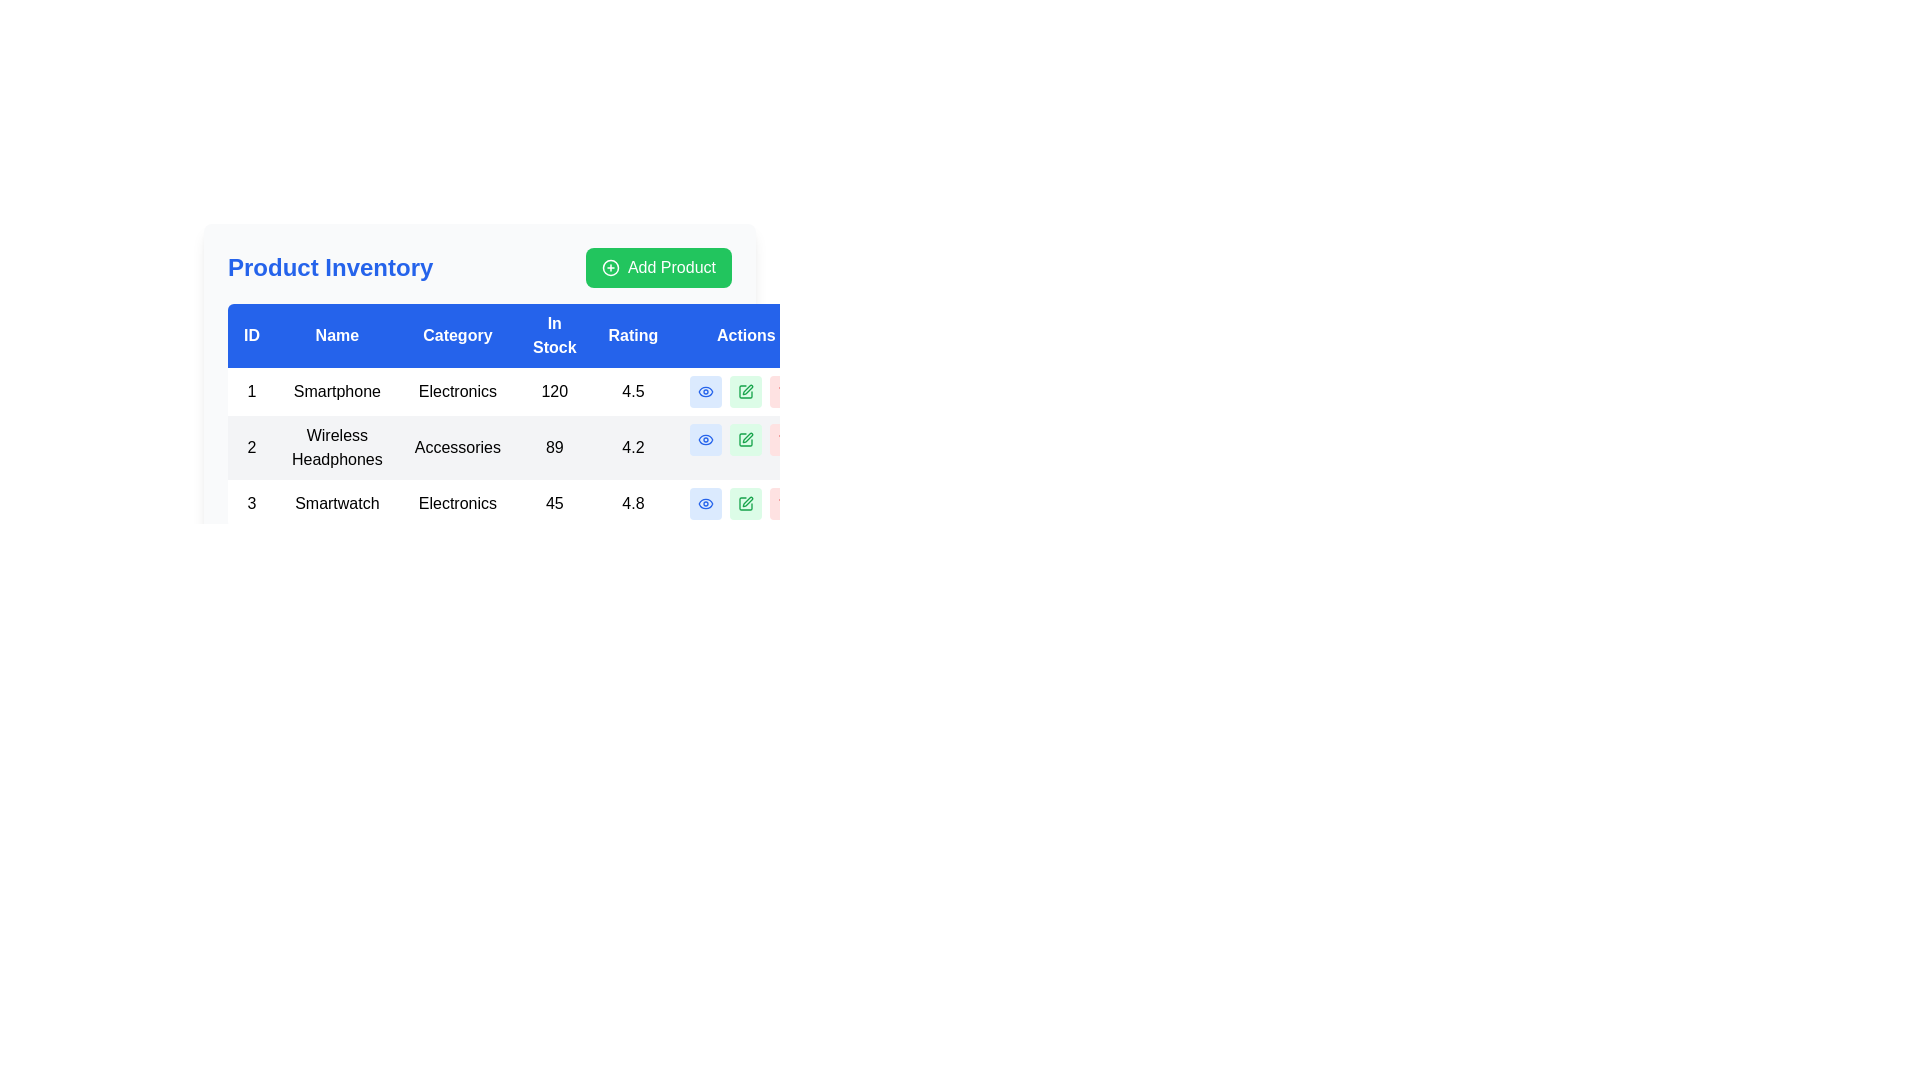 The height and width of the screenshot is (1080, 1920). Describe the element at coordinates (706, 503) in the screenshot. I see `the rounded square button with a light blue background and blue border, which contains an eye icon` at that location.